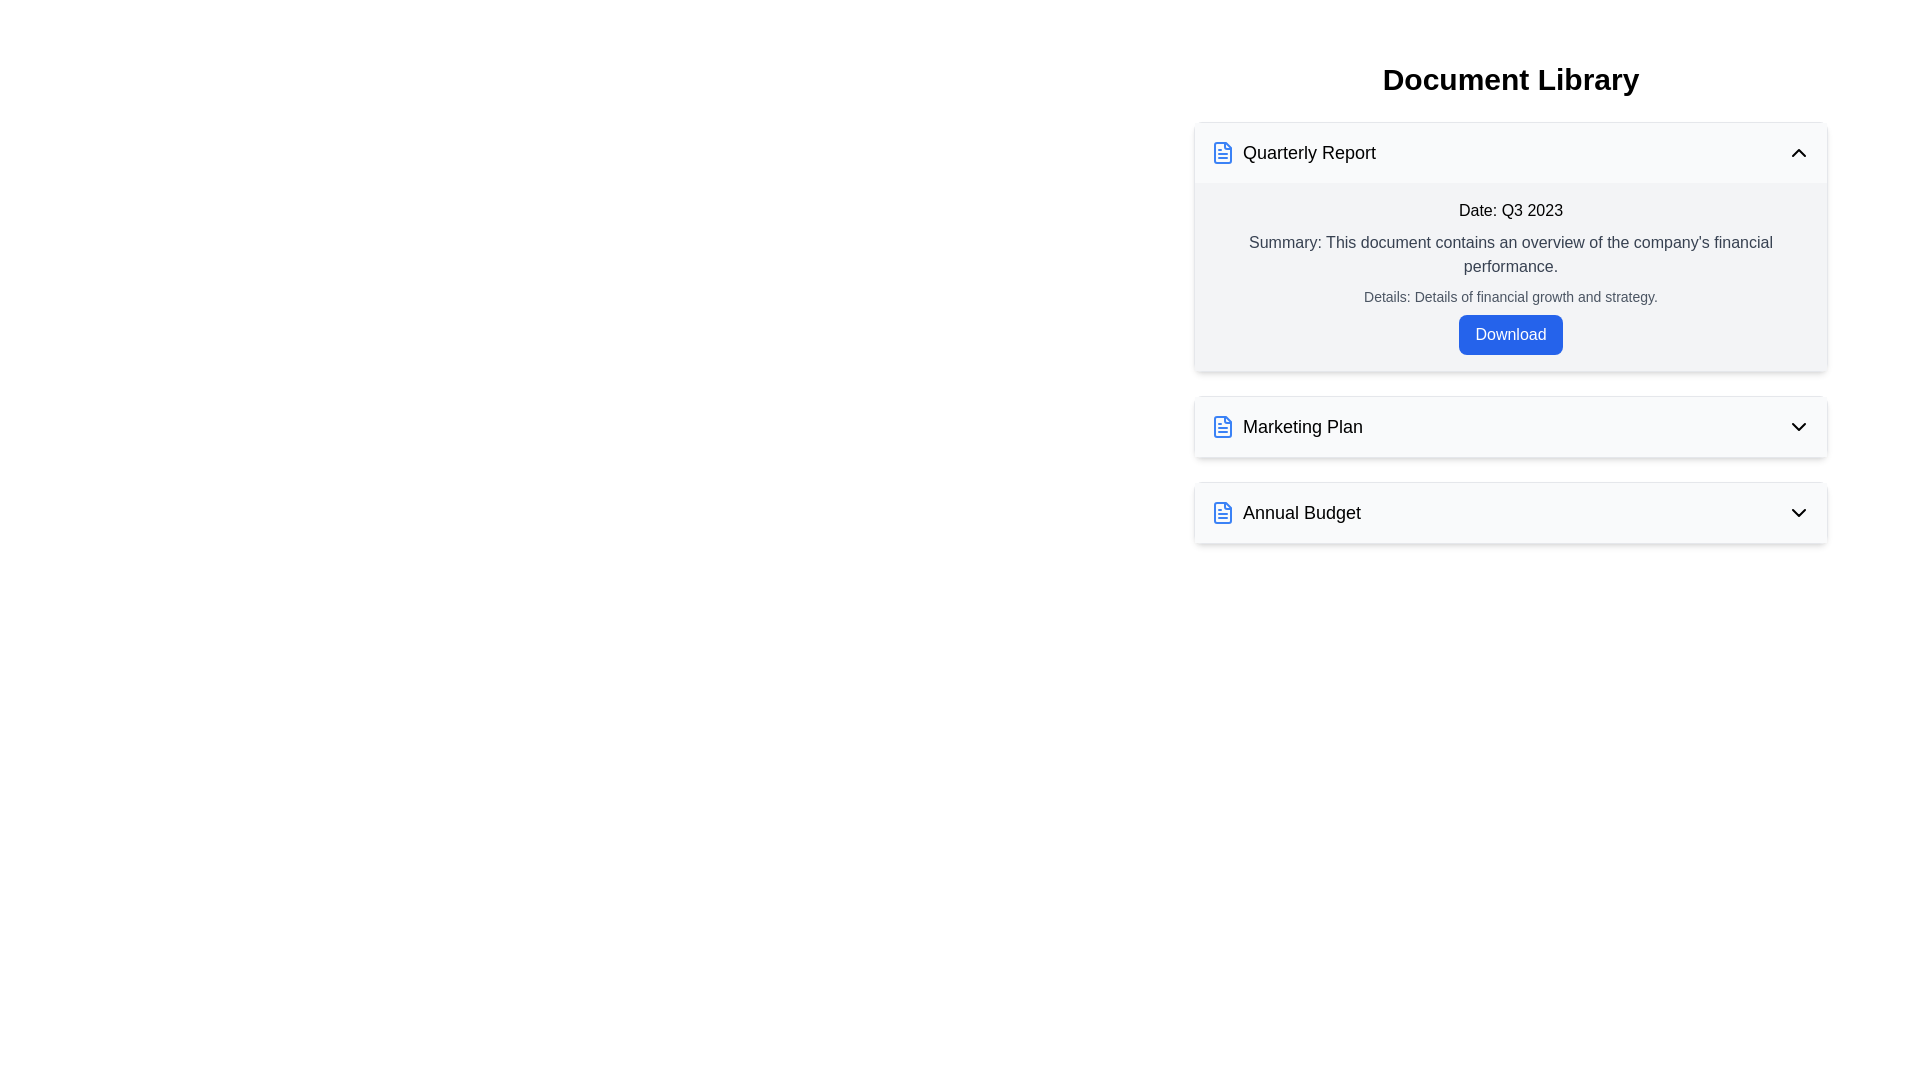 The height and width of the screenshot is (1080, 1920). What do you see at coordinates (1511, 334) in the screenshot?
I see `the download button located at the bottom-right corner of the 'Quarterly Report' section to initiate the download` at bounding box center [1511, 334].